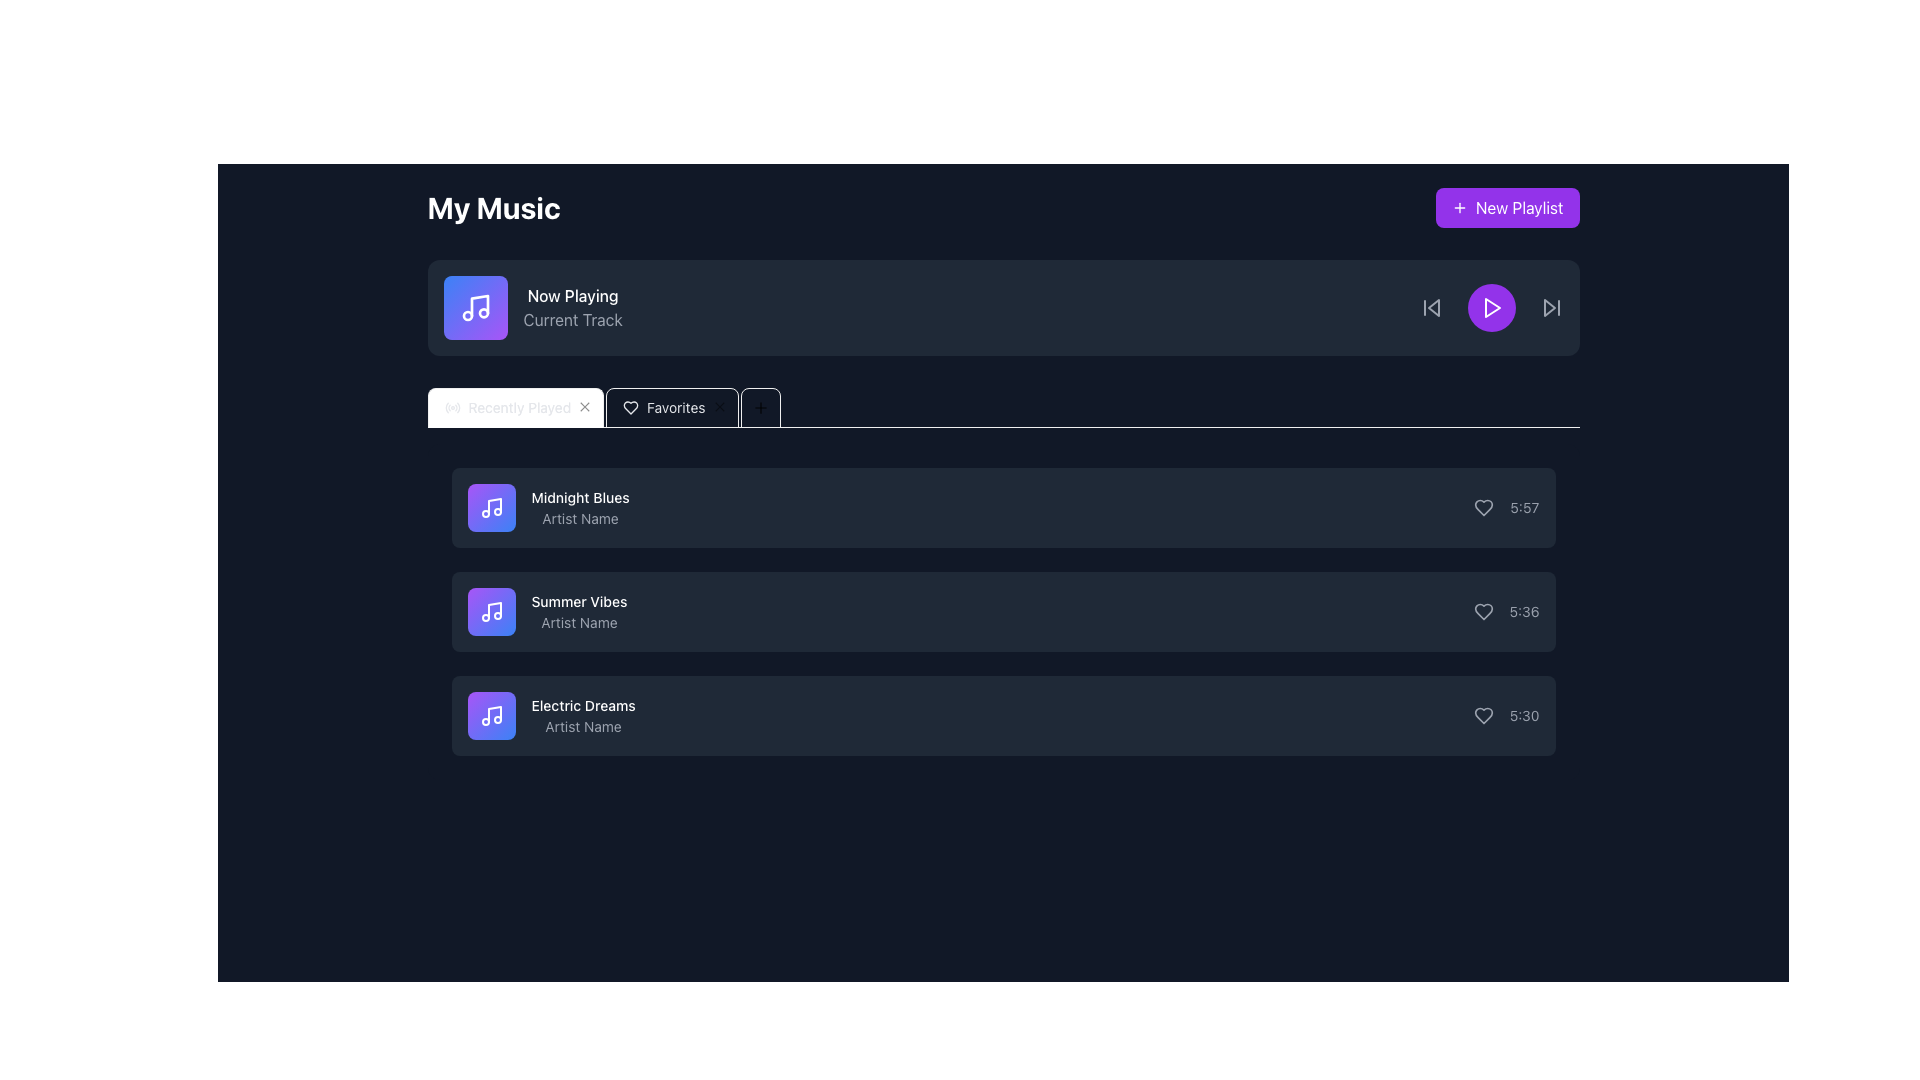 Image resolution: width=1920 pixels, height=1080 pixels. What do you see at coordinates (578, 622) in the screenshot?
I see `the static text label element displaying 'Artist Name', which is styled in a small, gray font and positioned below the title 'Summer Vibes' in the music track card` at bounding box center [578, 622].